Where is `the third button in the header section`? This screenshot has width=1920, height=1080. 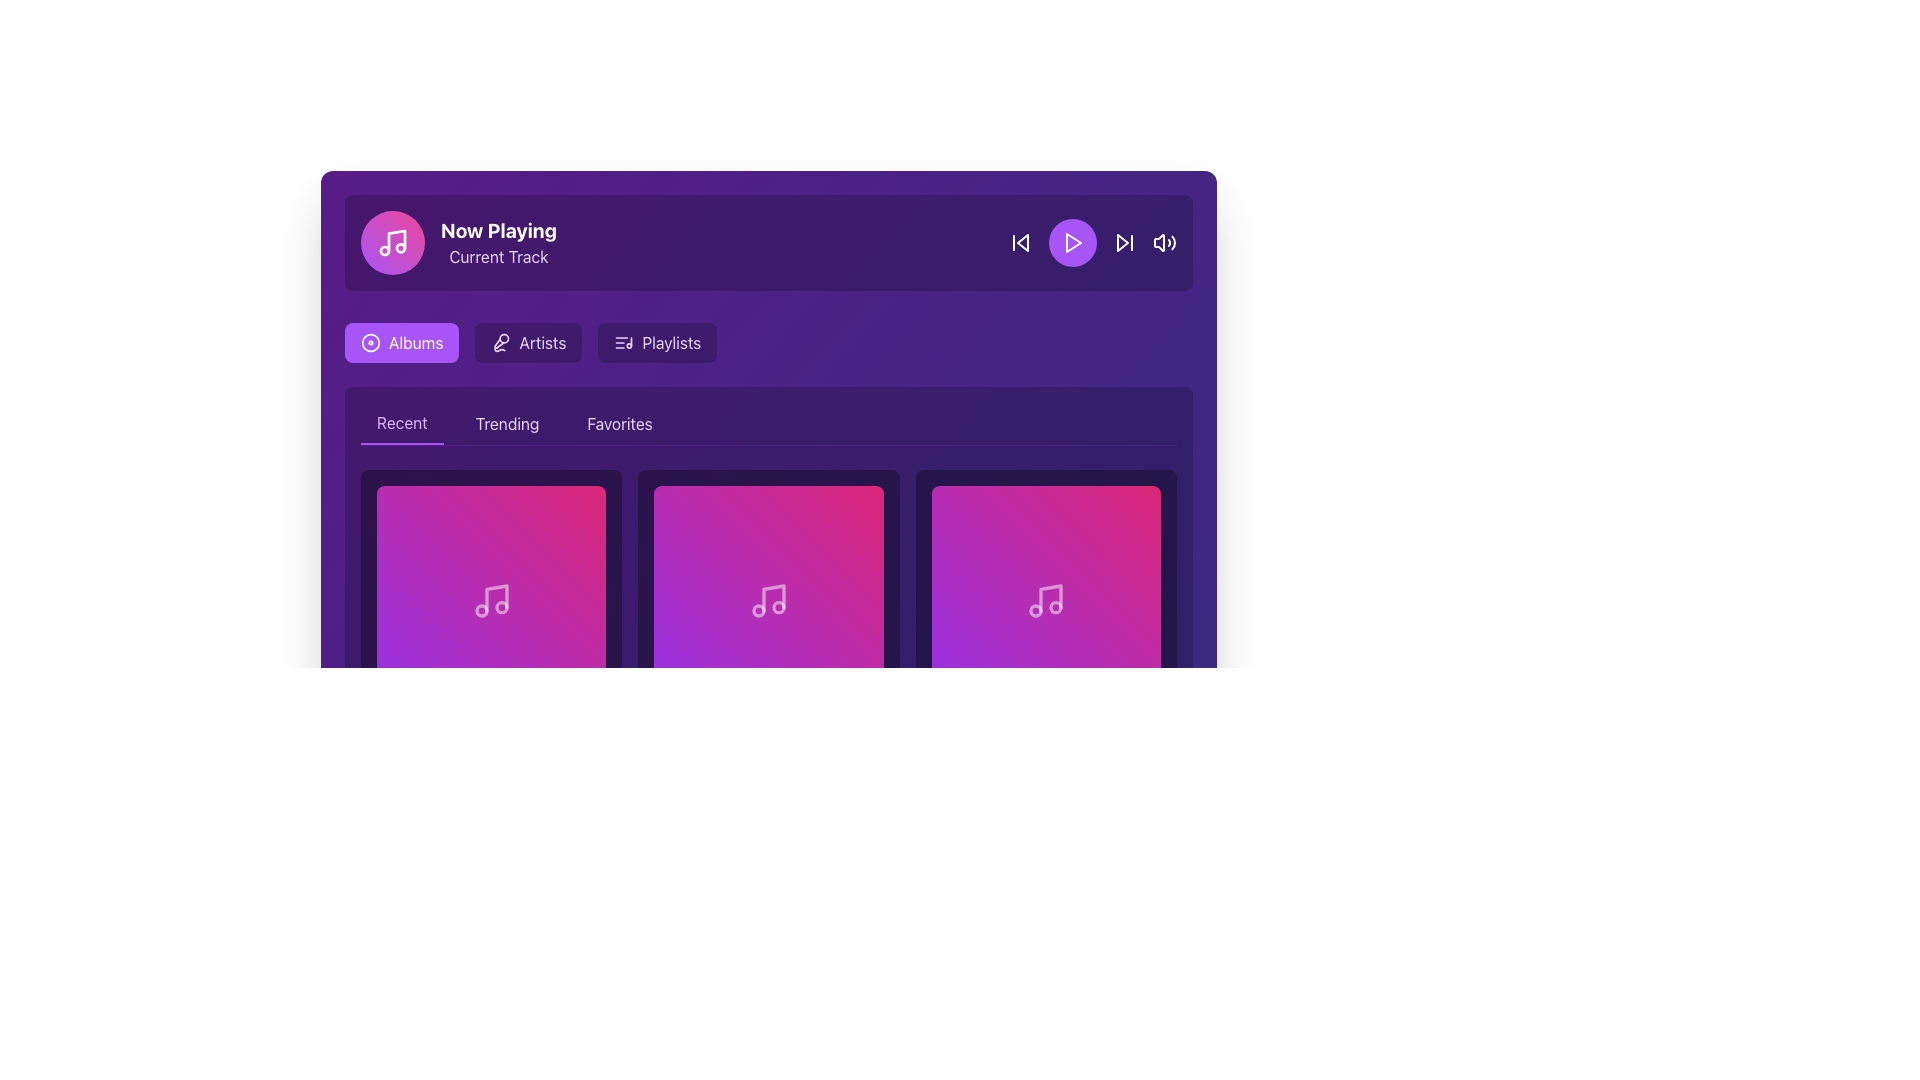 the third button in the header section is located at coordinates (657, 342).